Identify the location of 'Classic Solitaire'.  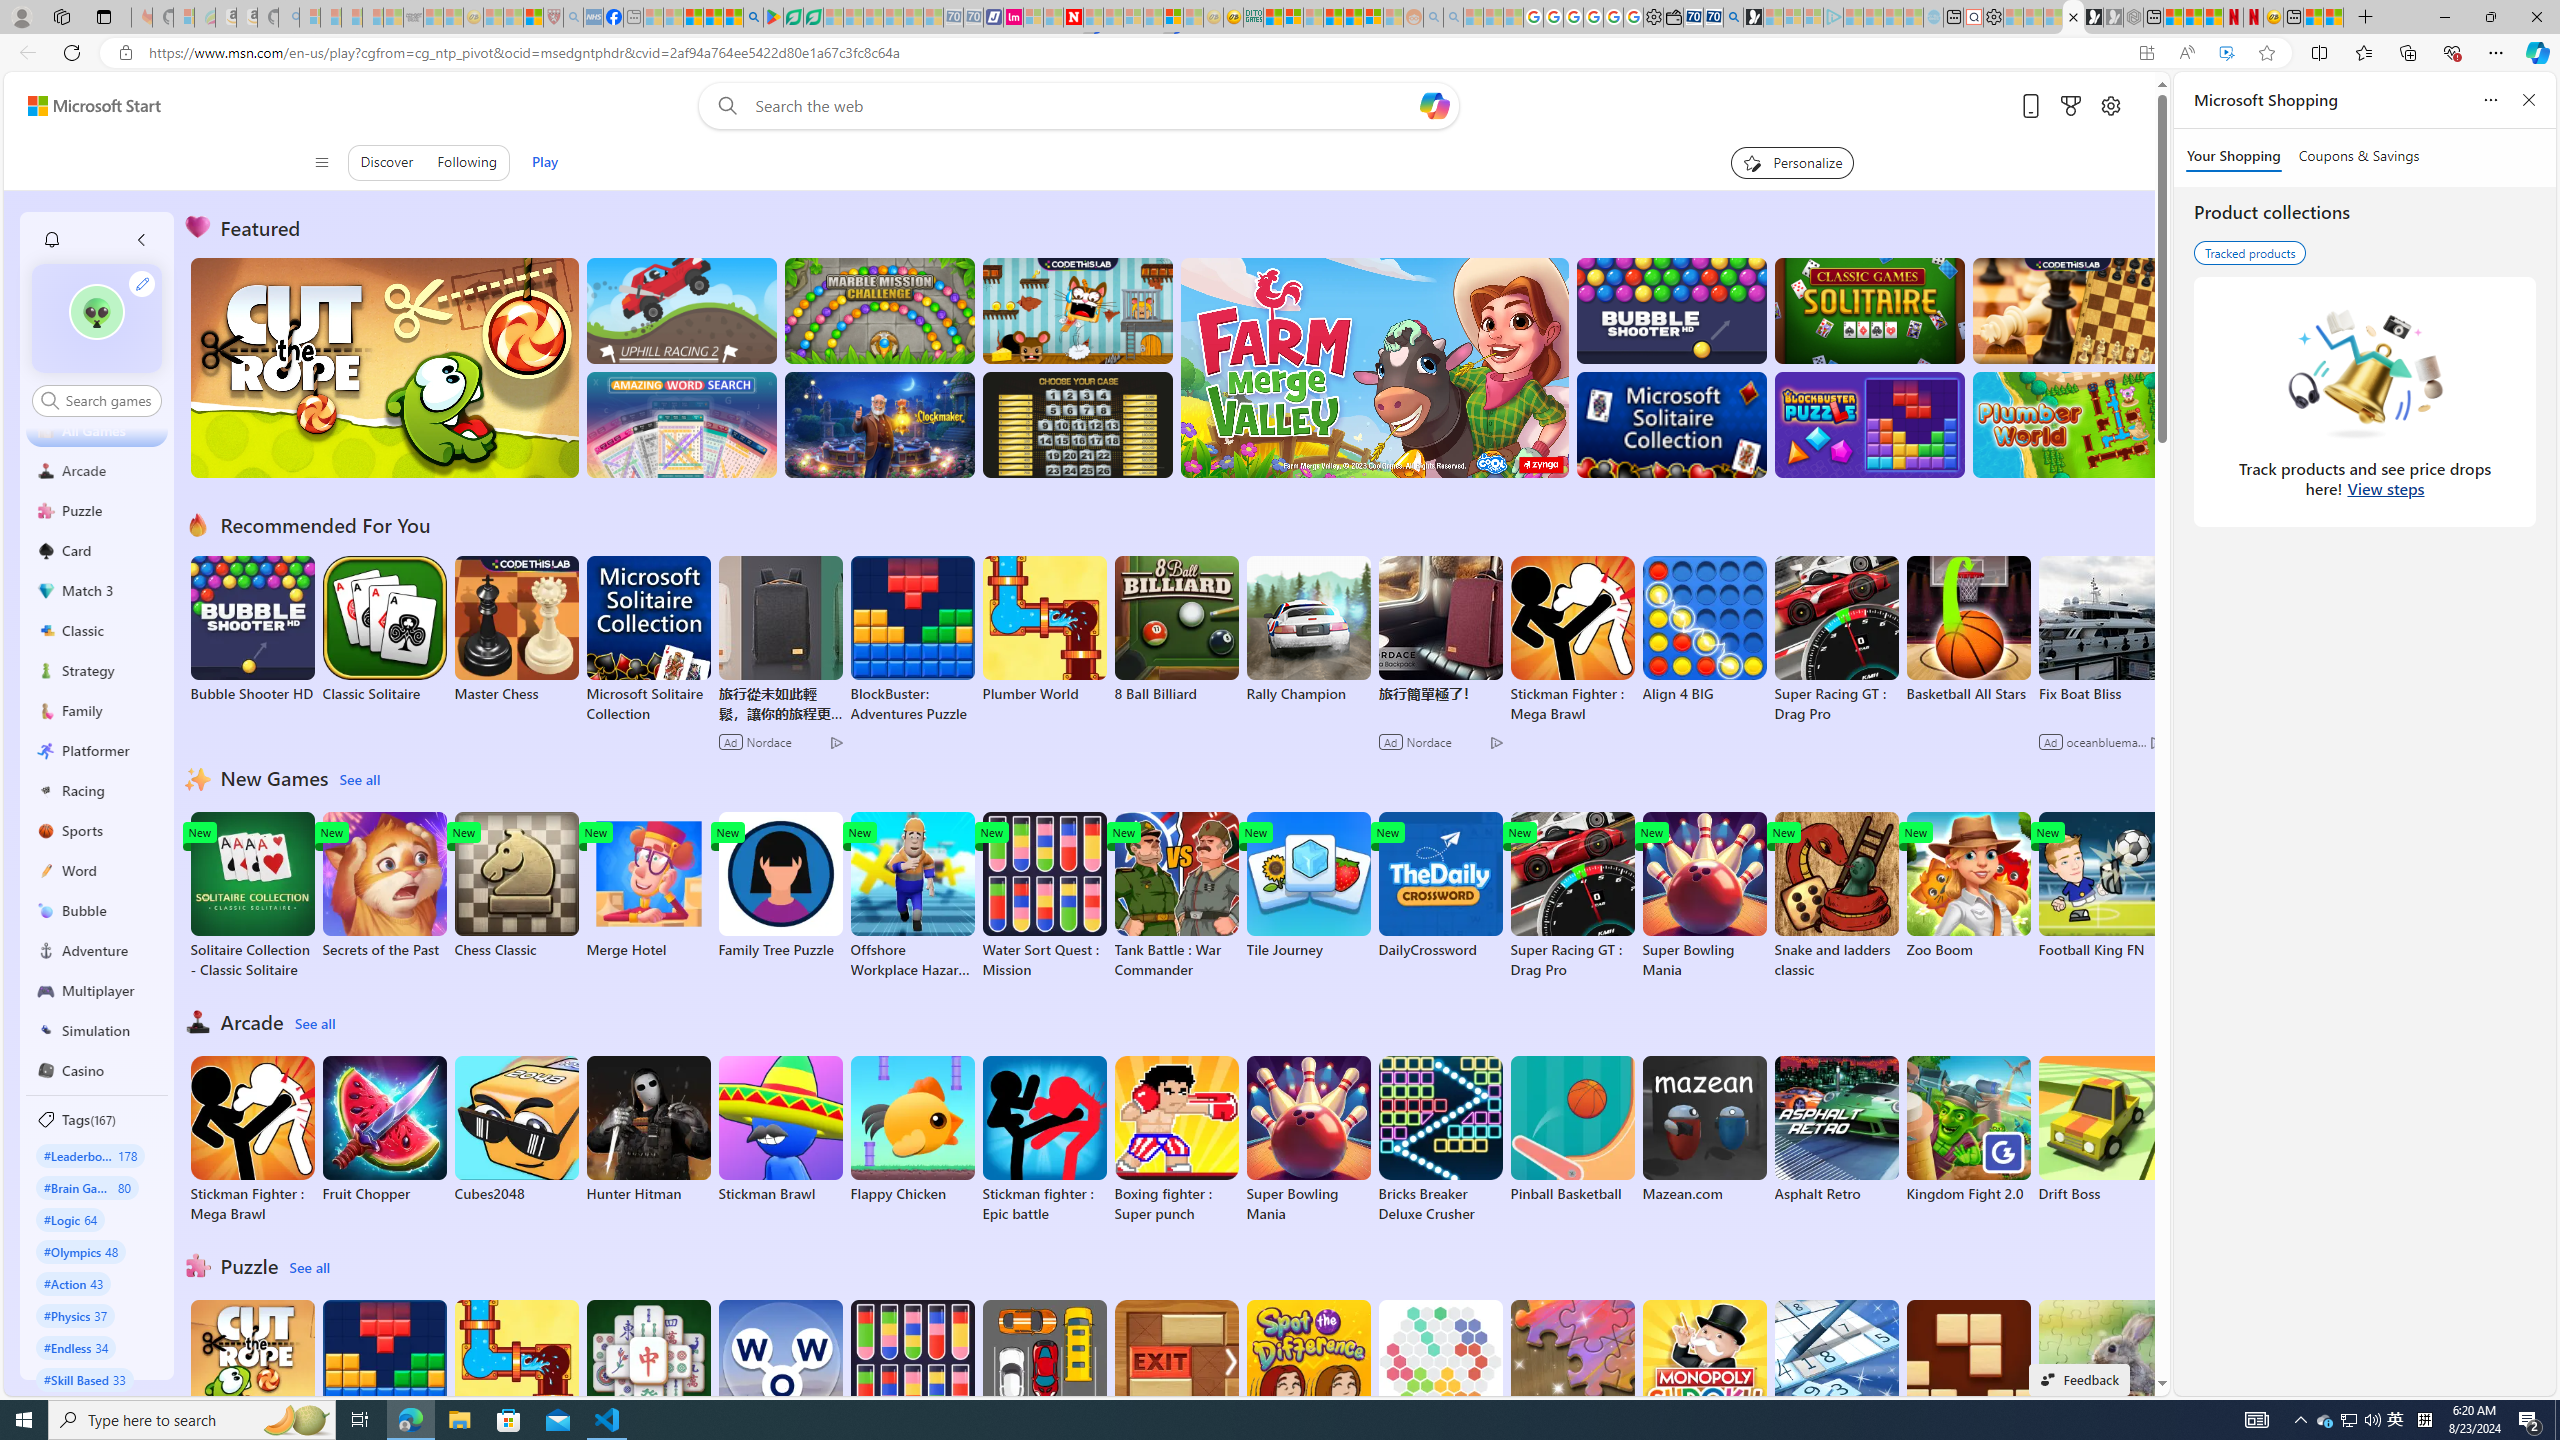
(384, 629).